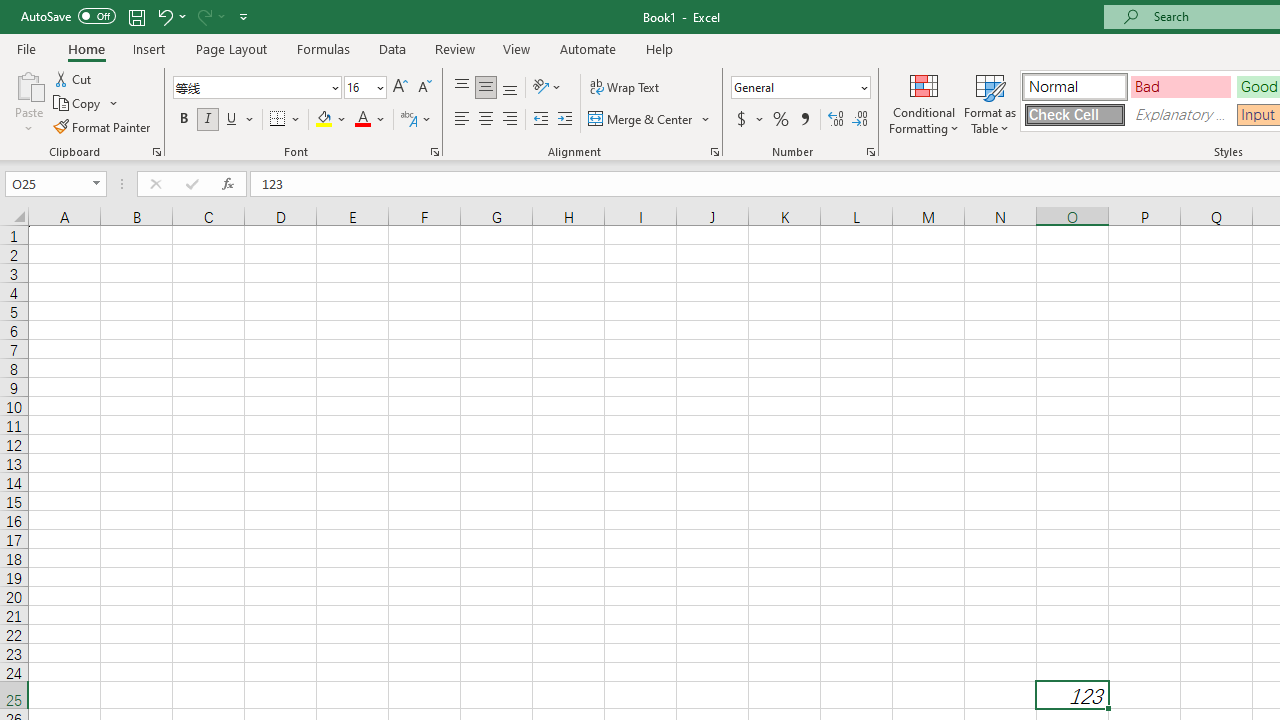 This screenshot has width=1280, height=720. Describe the element at coordinates (256, 86) in the screenshot. I see `'Font'` at that location.